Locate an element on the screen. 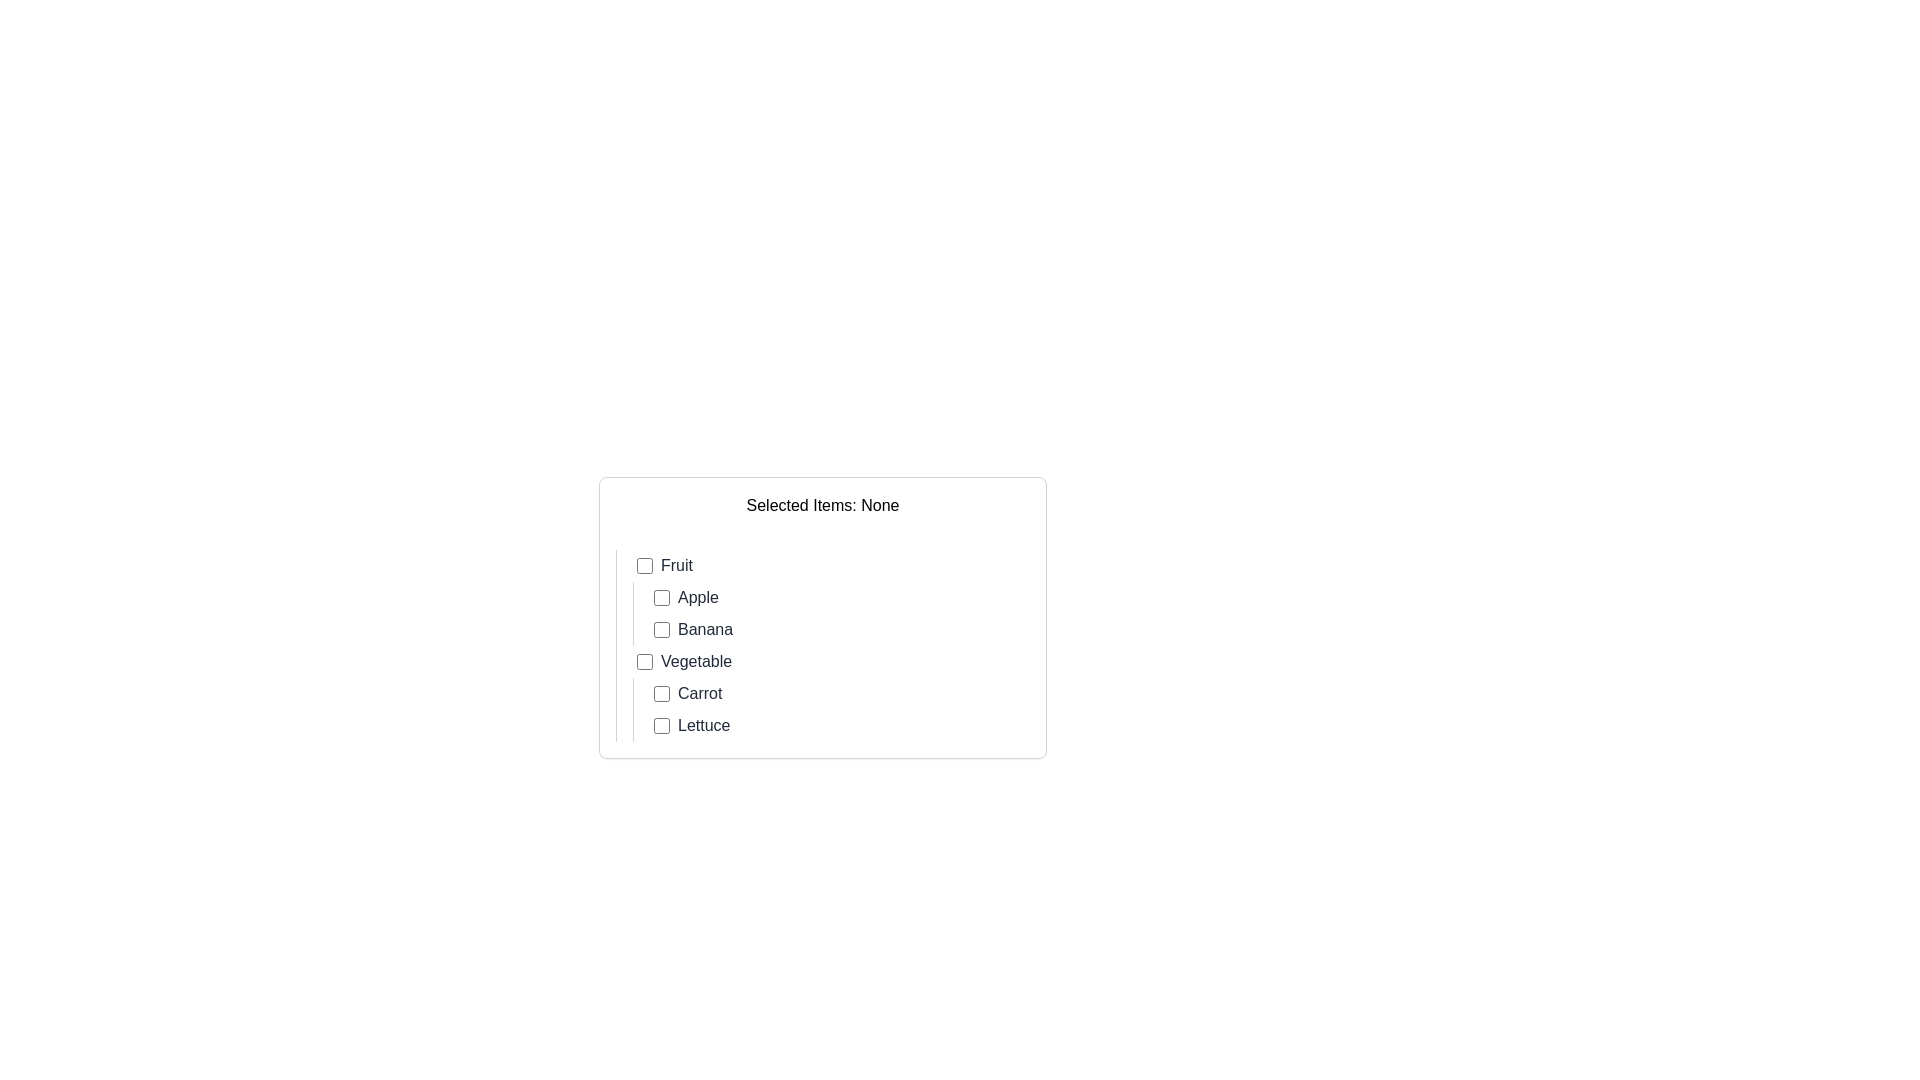 The height and width of the screenshot is (1080, 1920). the label for the second fruit option, which provides descriptive text for the associated checkbox is located at coordinates (705, 628).